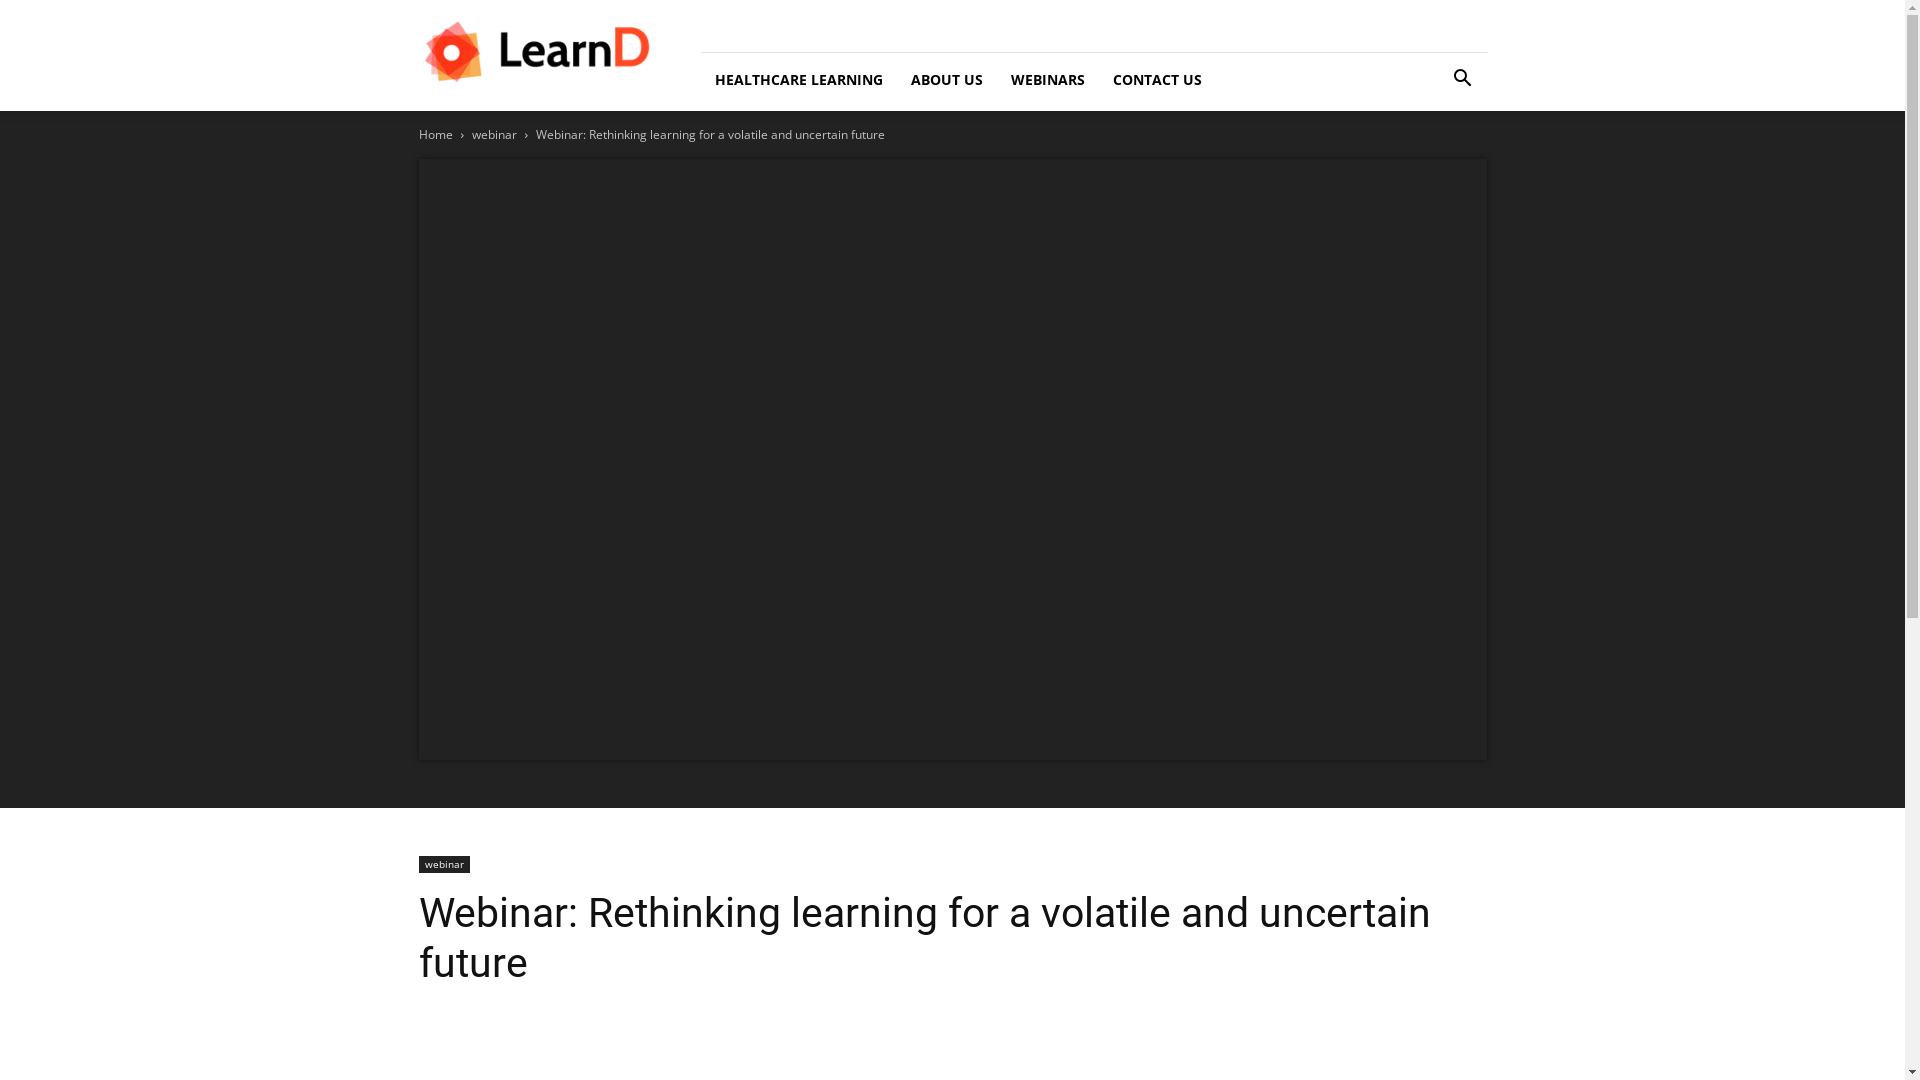 The image size is (1920, 1080). Describe the element at coordinates (1097, 78) in the screenshot. I see `'CONTACT US'` at that location.